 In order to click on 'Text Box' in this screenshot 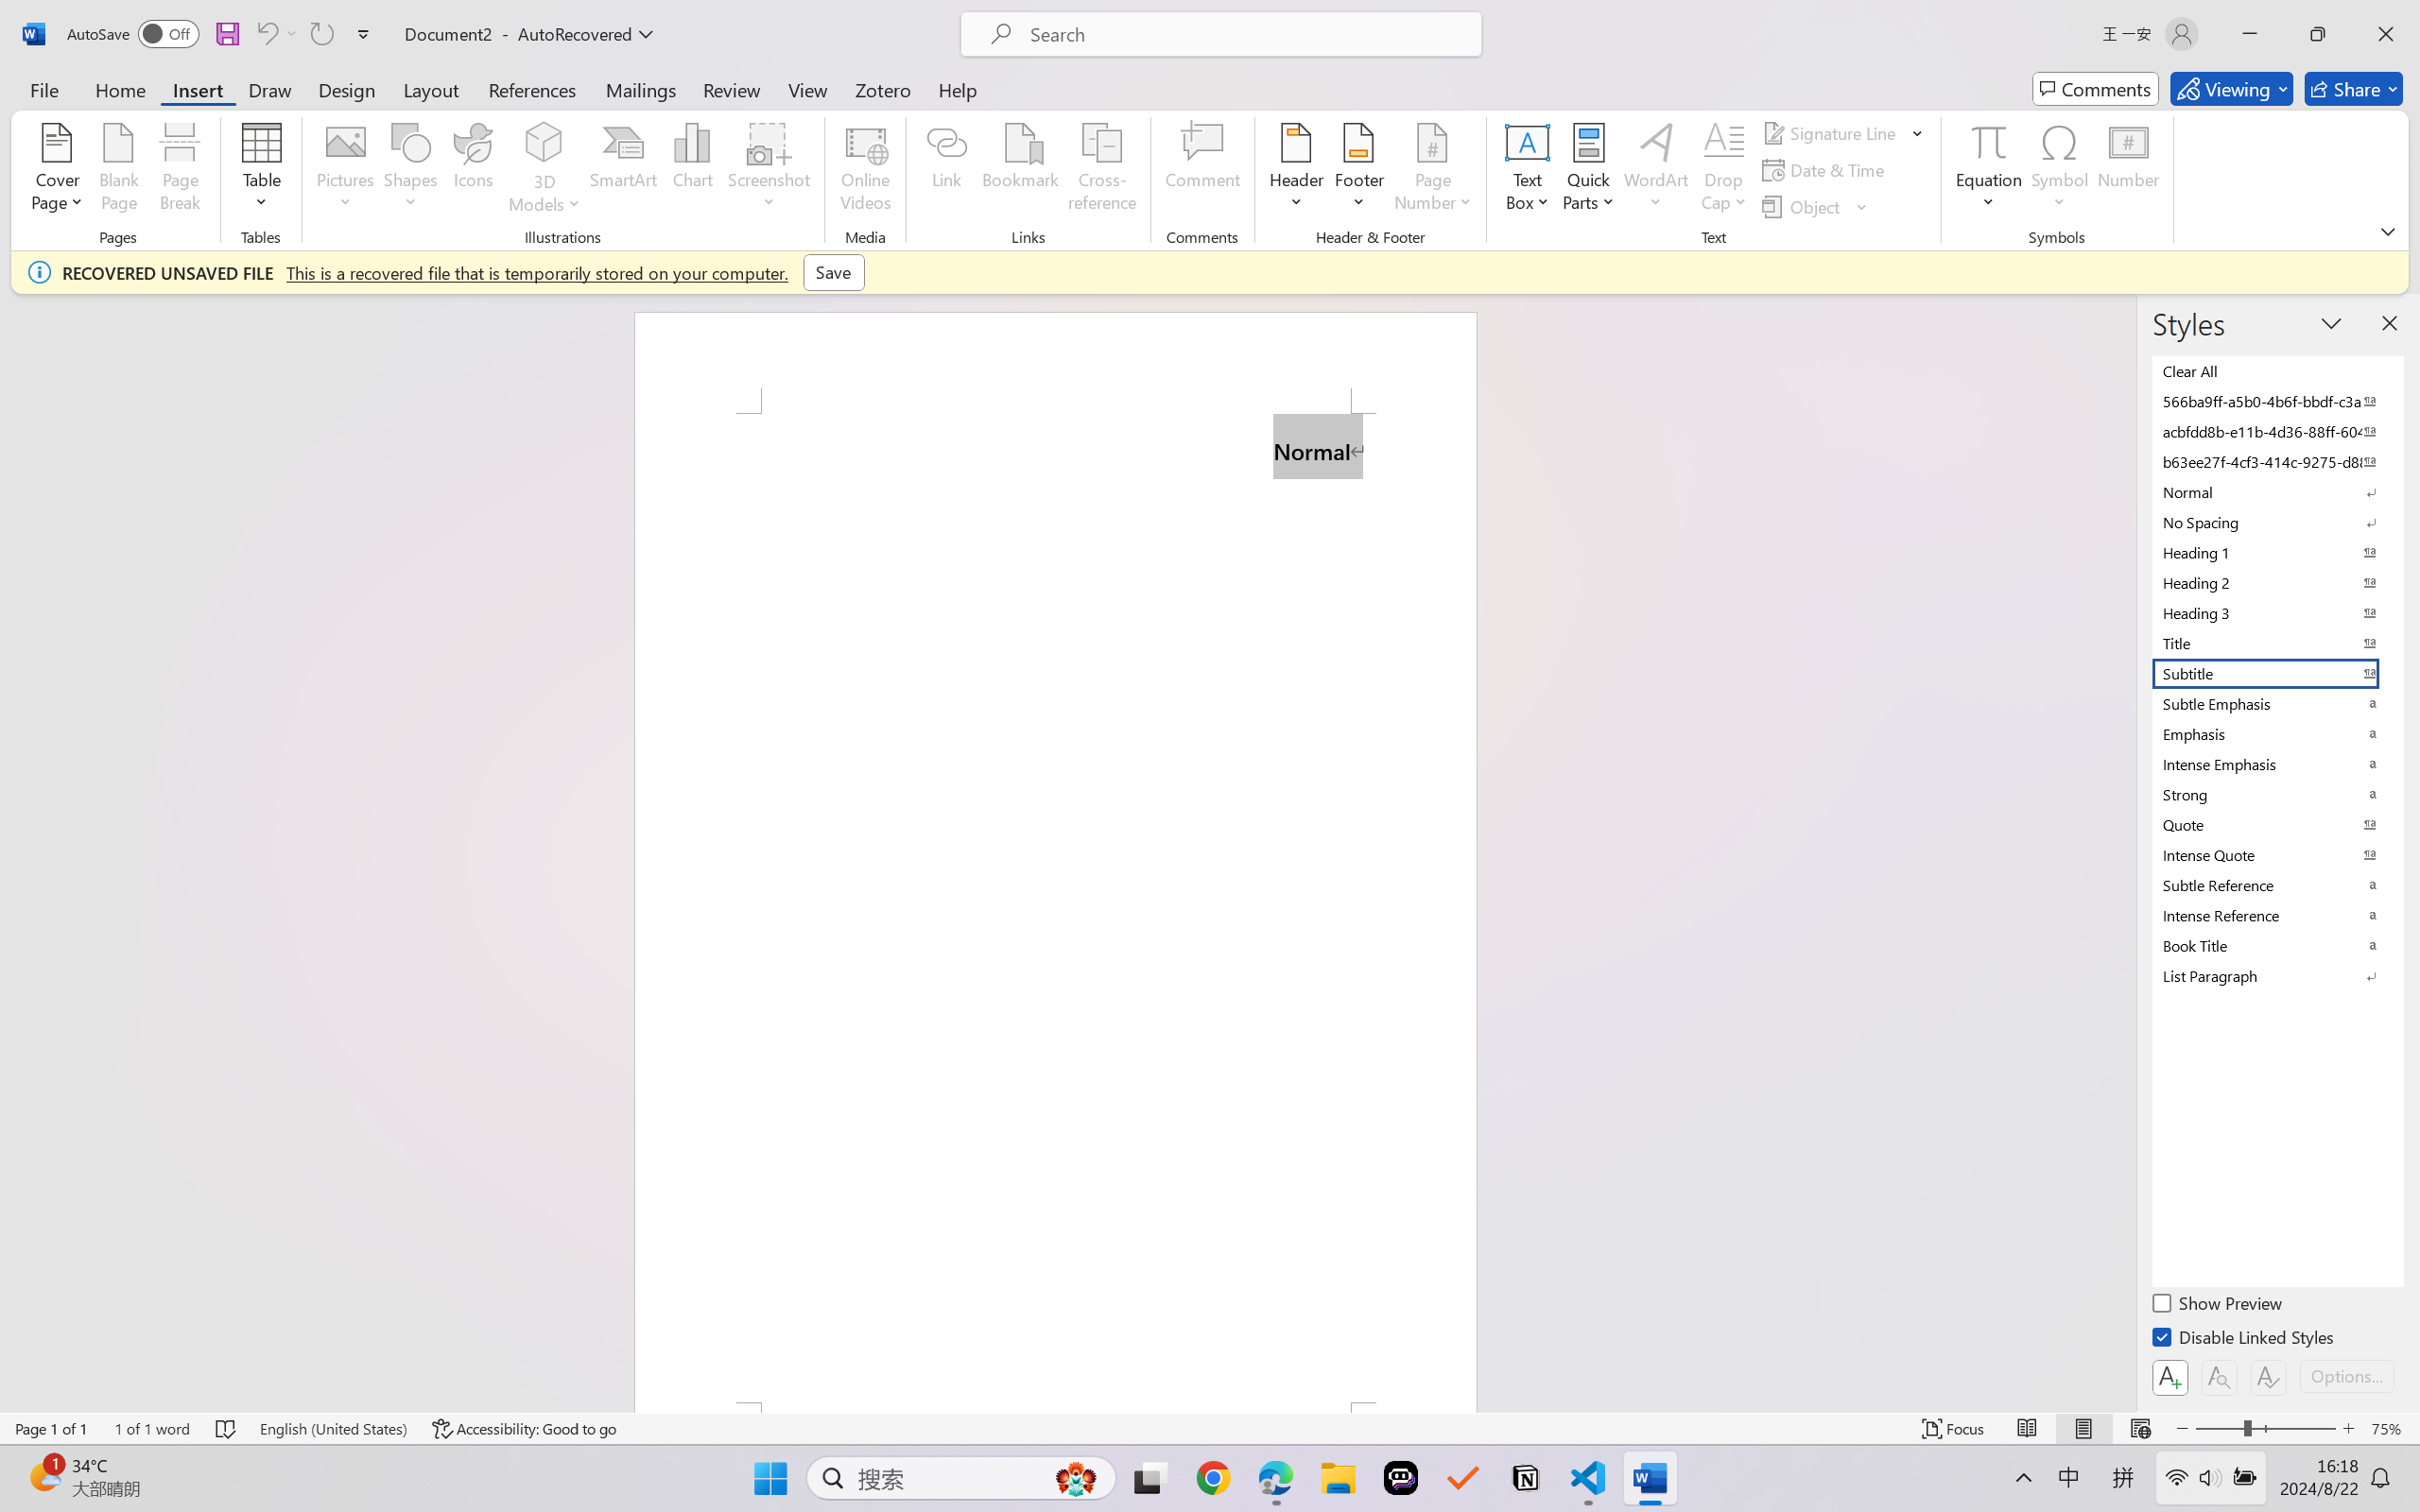, I will do `click(1527, 170)`.